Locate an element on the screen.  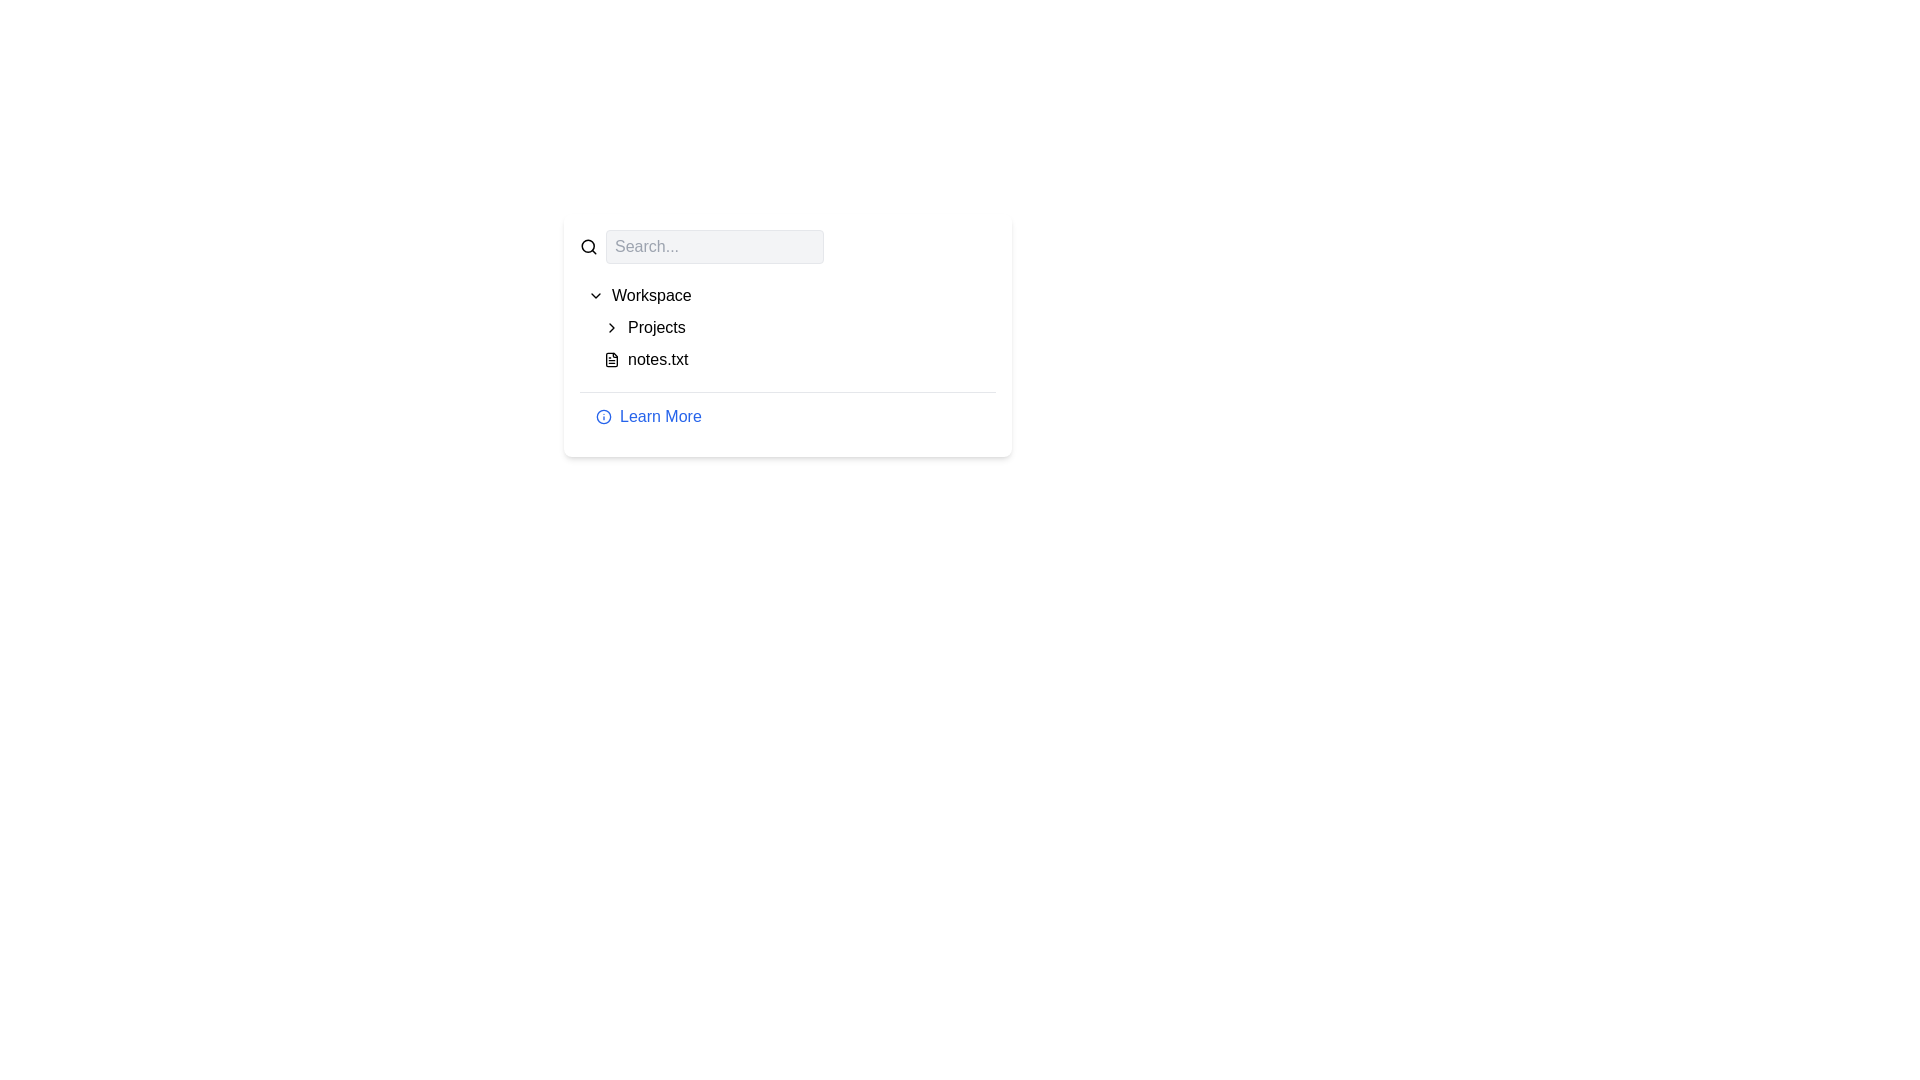
the 'Projects' text label, which is part of a vertical list of items and located beneath 'Workspace' is located at coordinates (656, 326).